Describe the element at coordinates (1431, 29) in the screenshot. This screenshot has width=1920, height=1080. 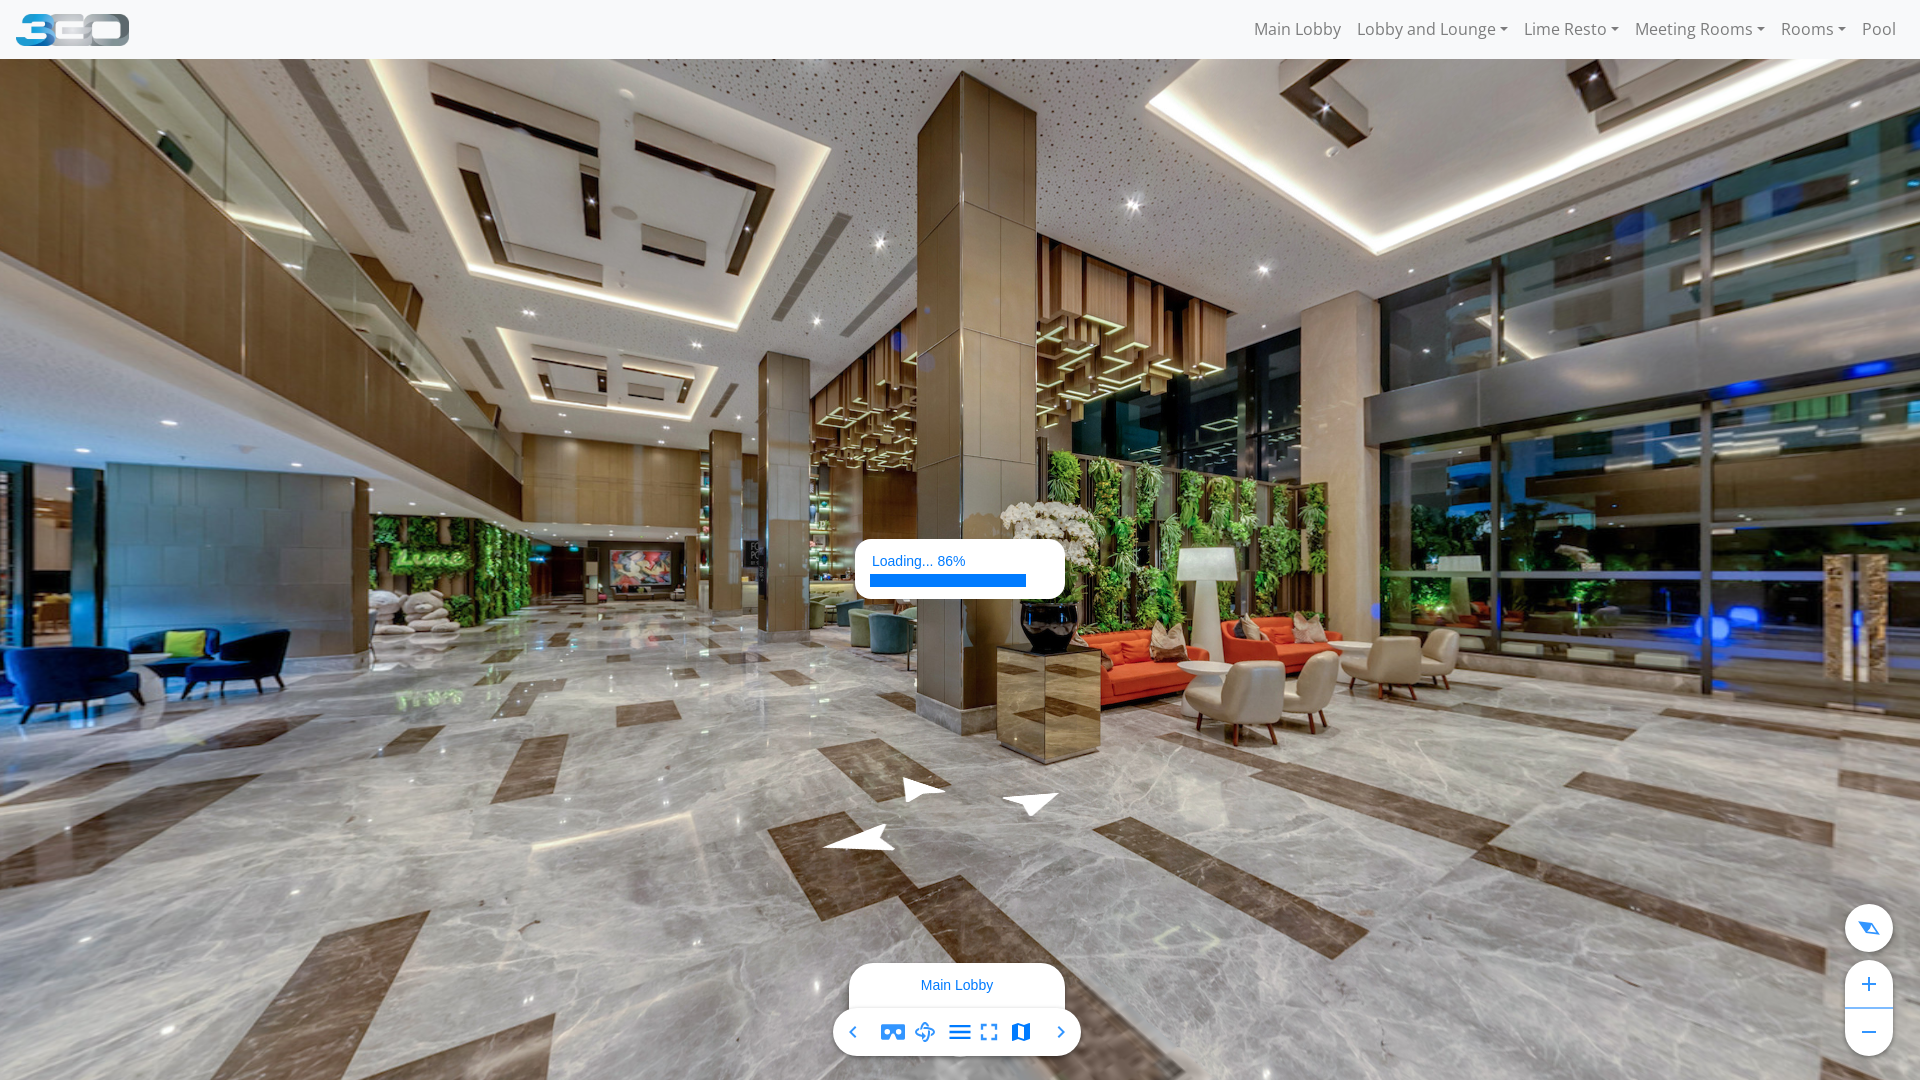
I see `'Lobby and Lounge'` at that location.